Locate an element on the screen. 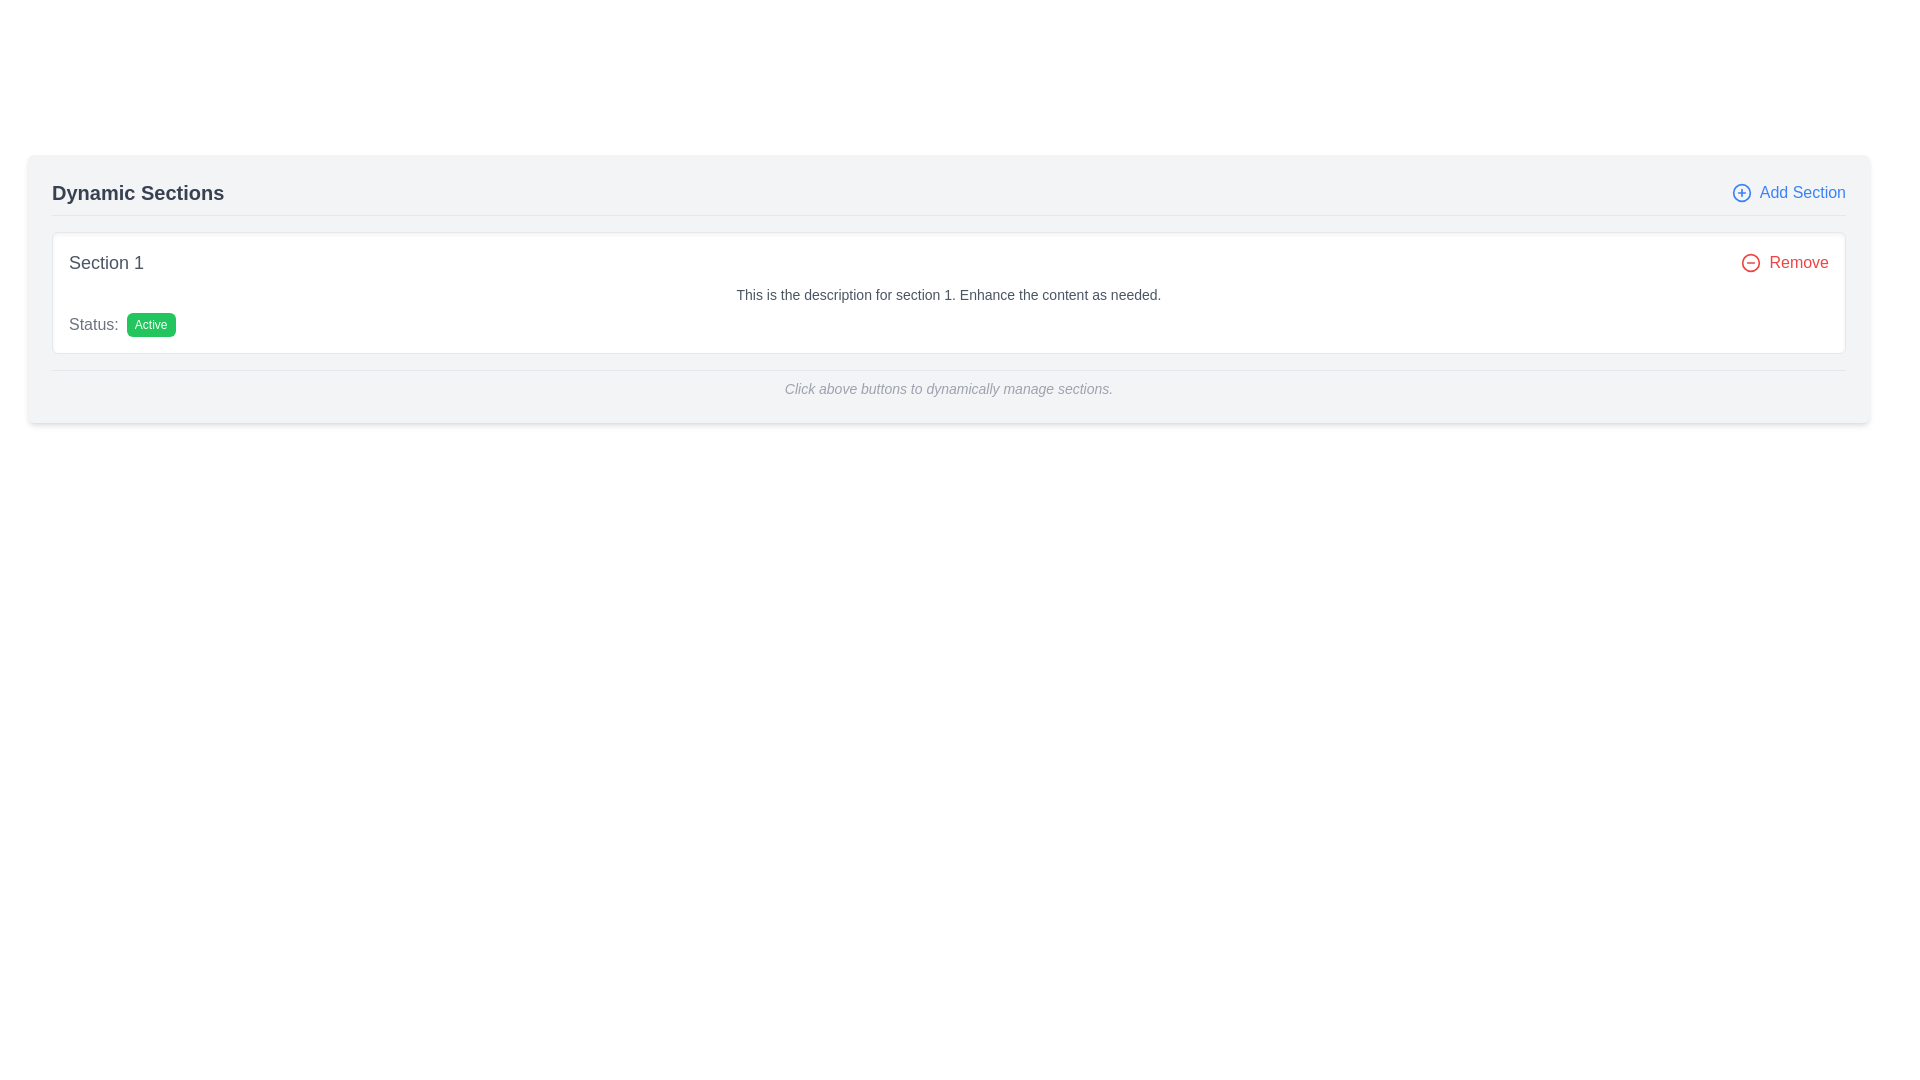 This screenshot has width=1920, height=1080. the 'Remove' button text which is styled with a hover effect that changes its color to a darker shade of red is located at coordinates (1785, 261).